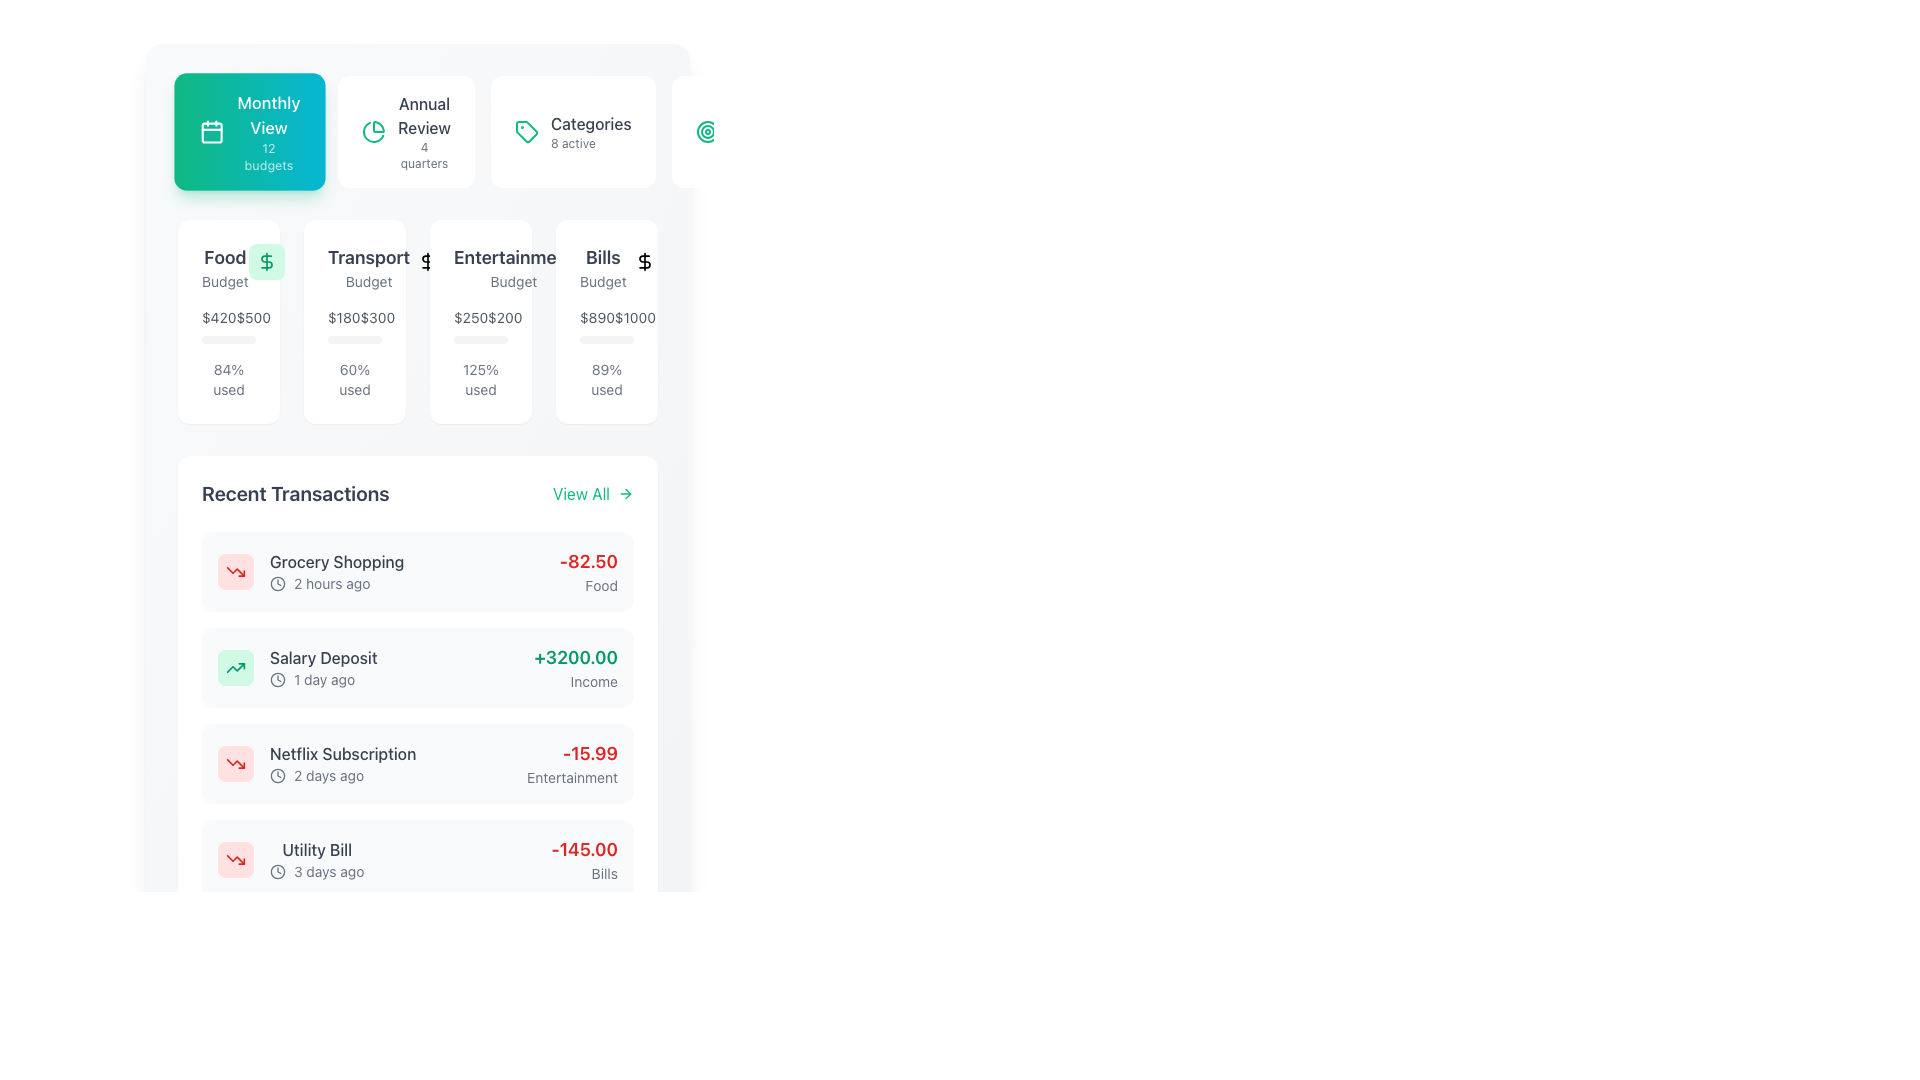 This screenshot has width=1920, height=1080. I want to click on the text label displaying '89% used', located in the budget summary block labeled 'Bills', positioned at the lower-right part beneath the progress bar, so click(605, 380).